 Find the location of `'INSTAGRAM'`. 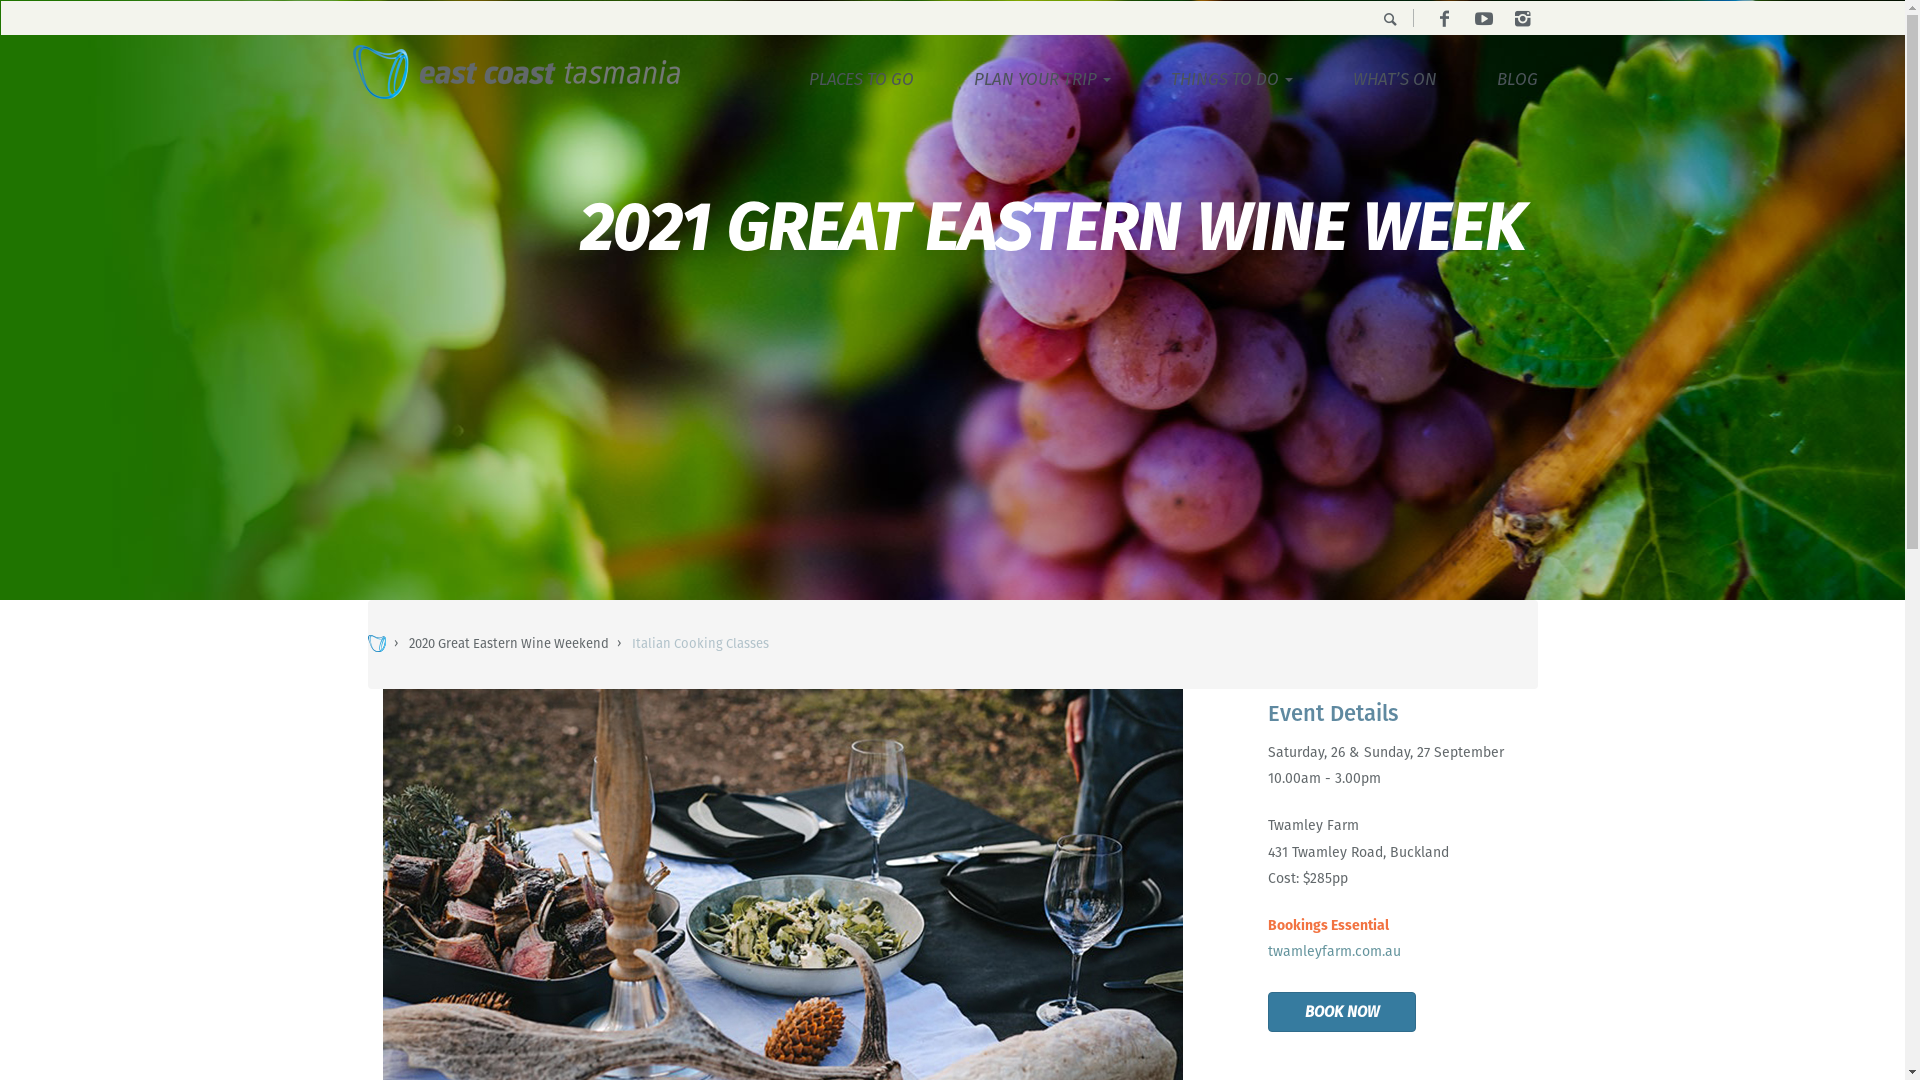

'INSTAGRAM' is located at coordinates (1520, 19).